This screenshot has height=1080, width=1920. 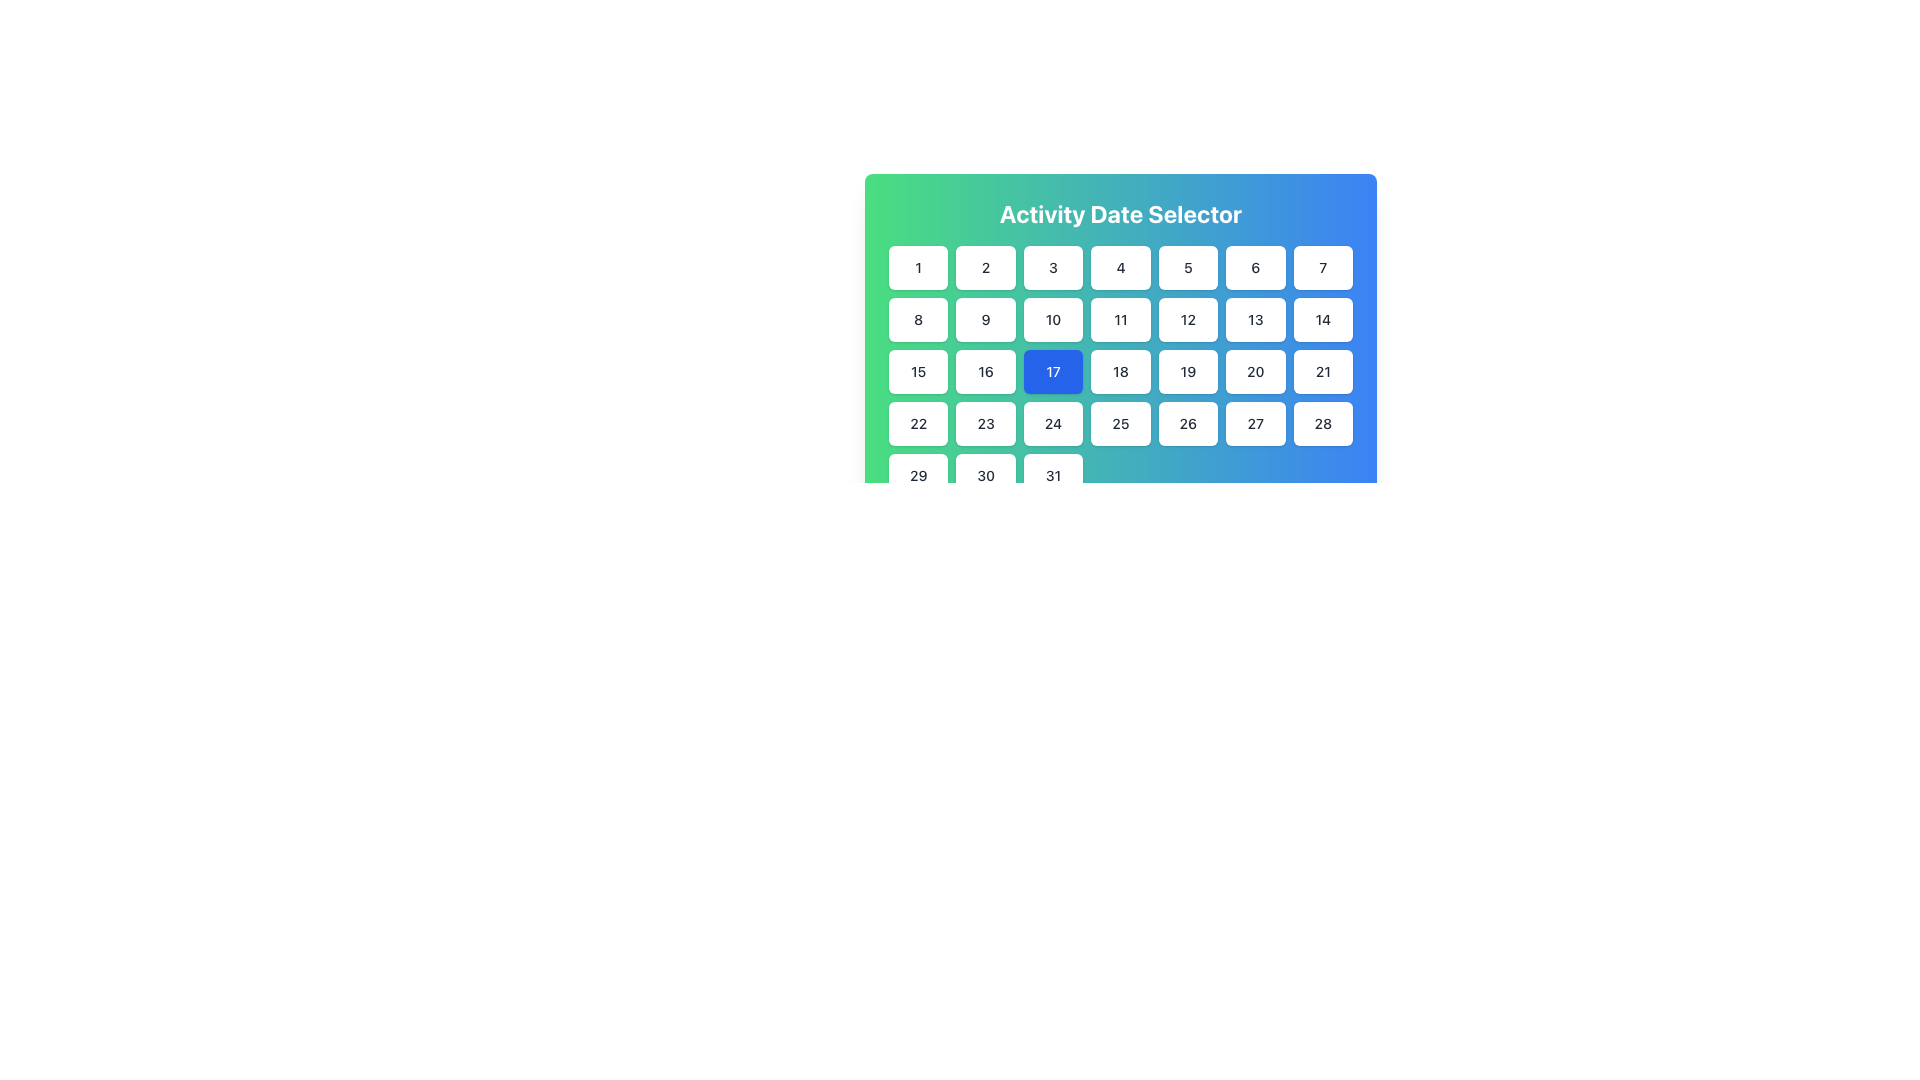 I want to click on the date '1' button located, so click(x=917, y=266).